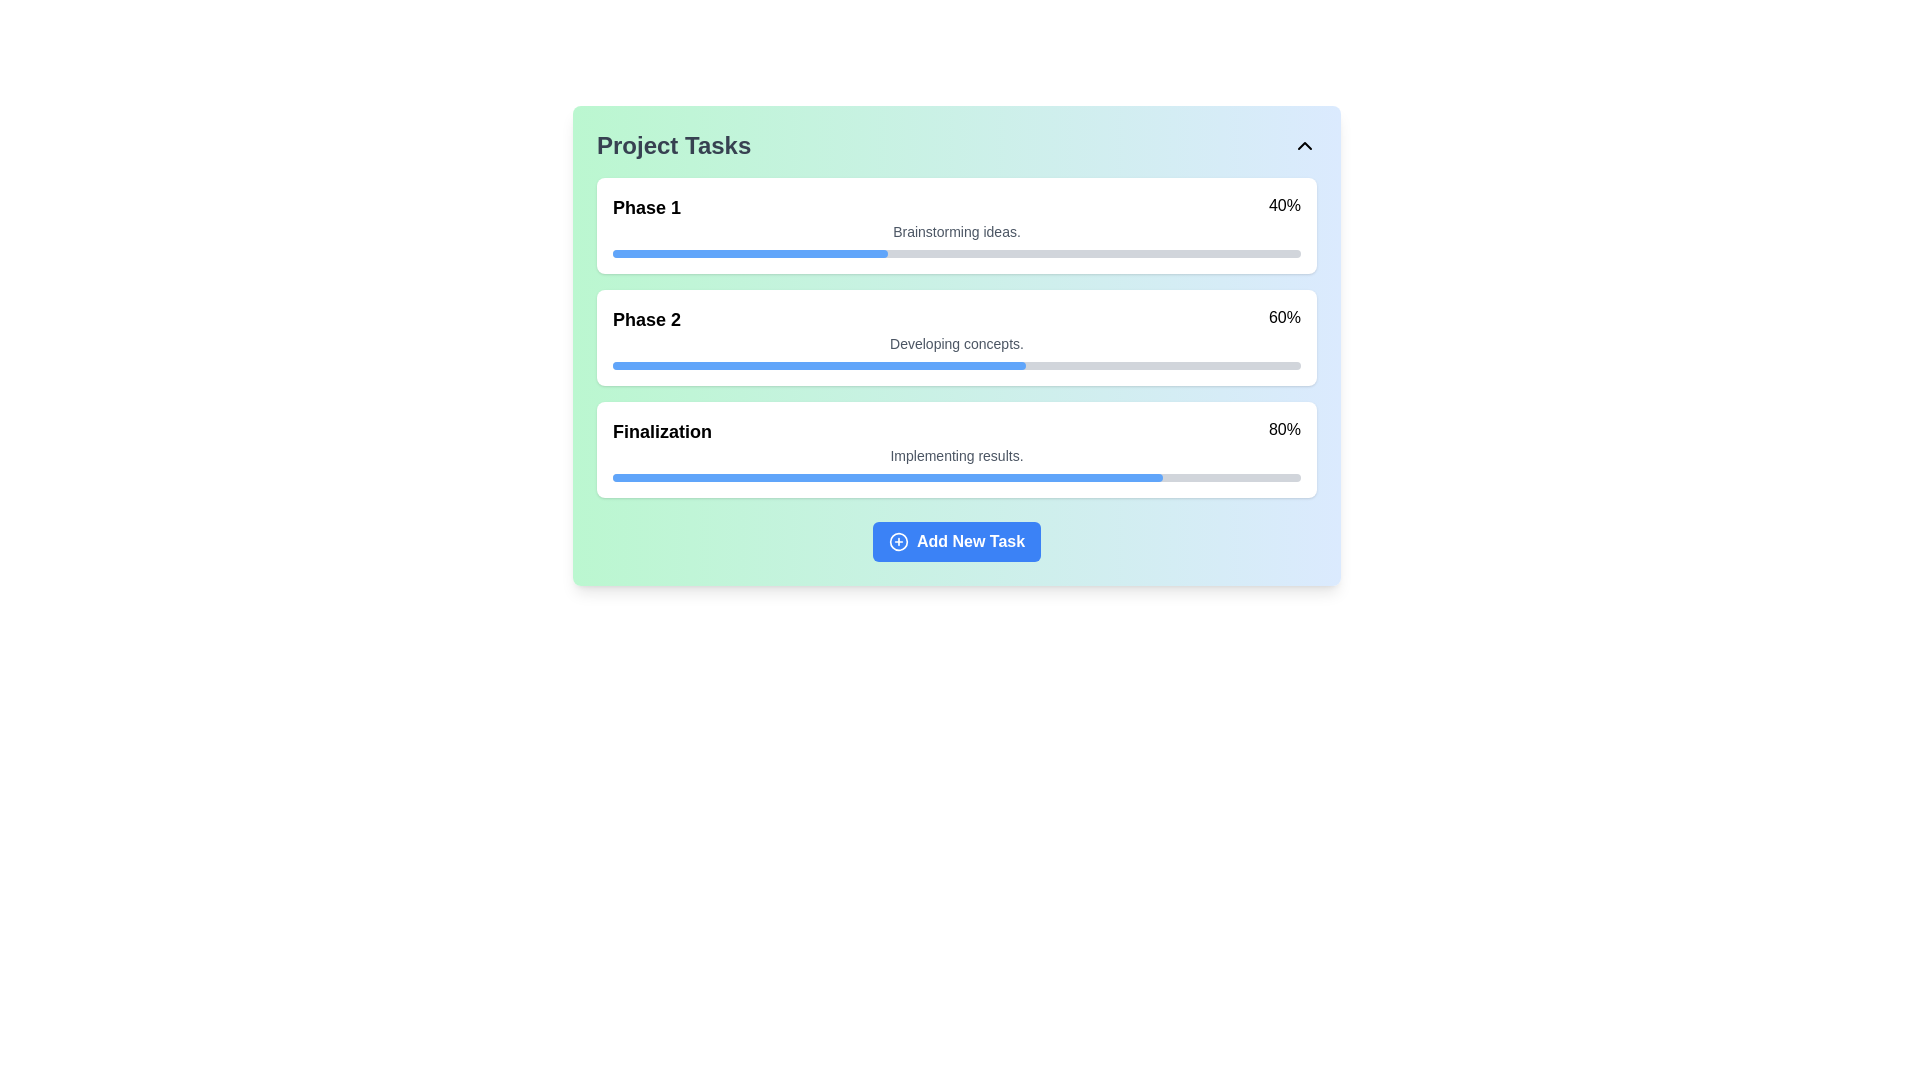 This screenshot has width=1920, height=1080. I want to click on the third item in the task list that displays the name and completion percentage of a task, providing quick insights into its progress, so click(955, 431).